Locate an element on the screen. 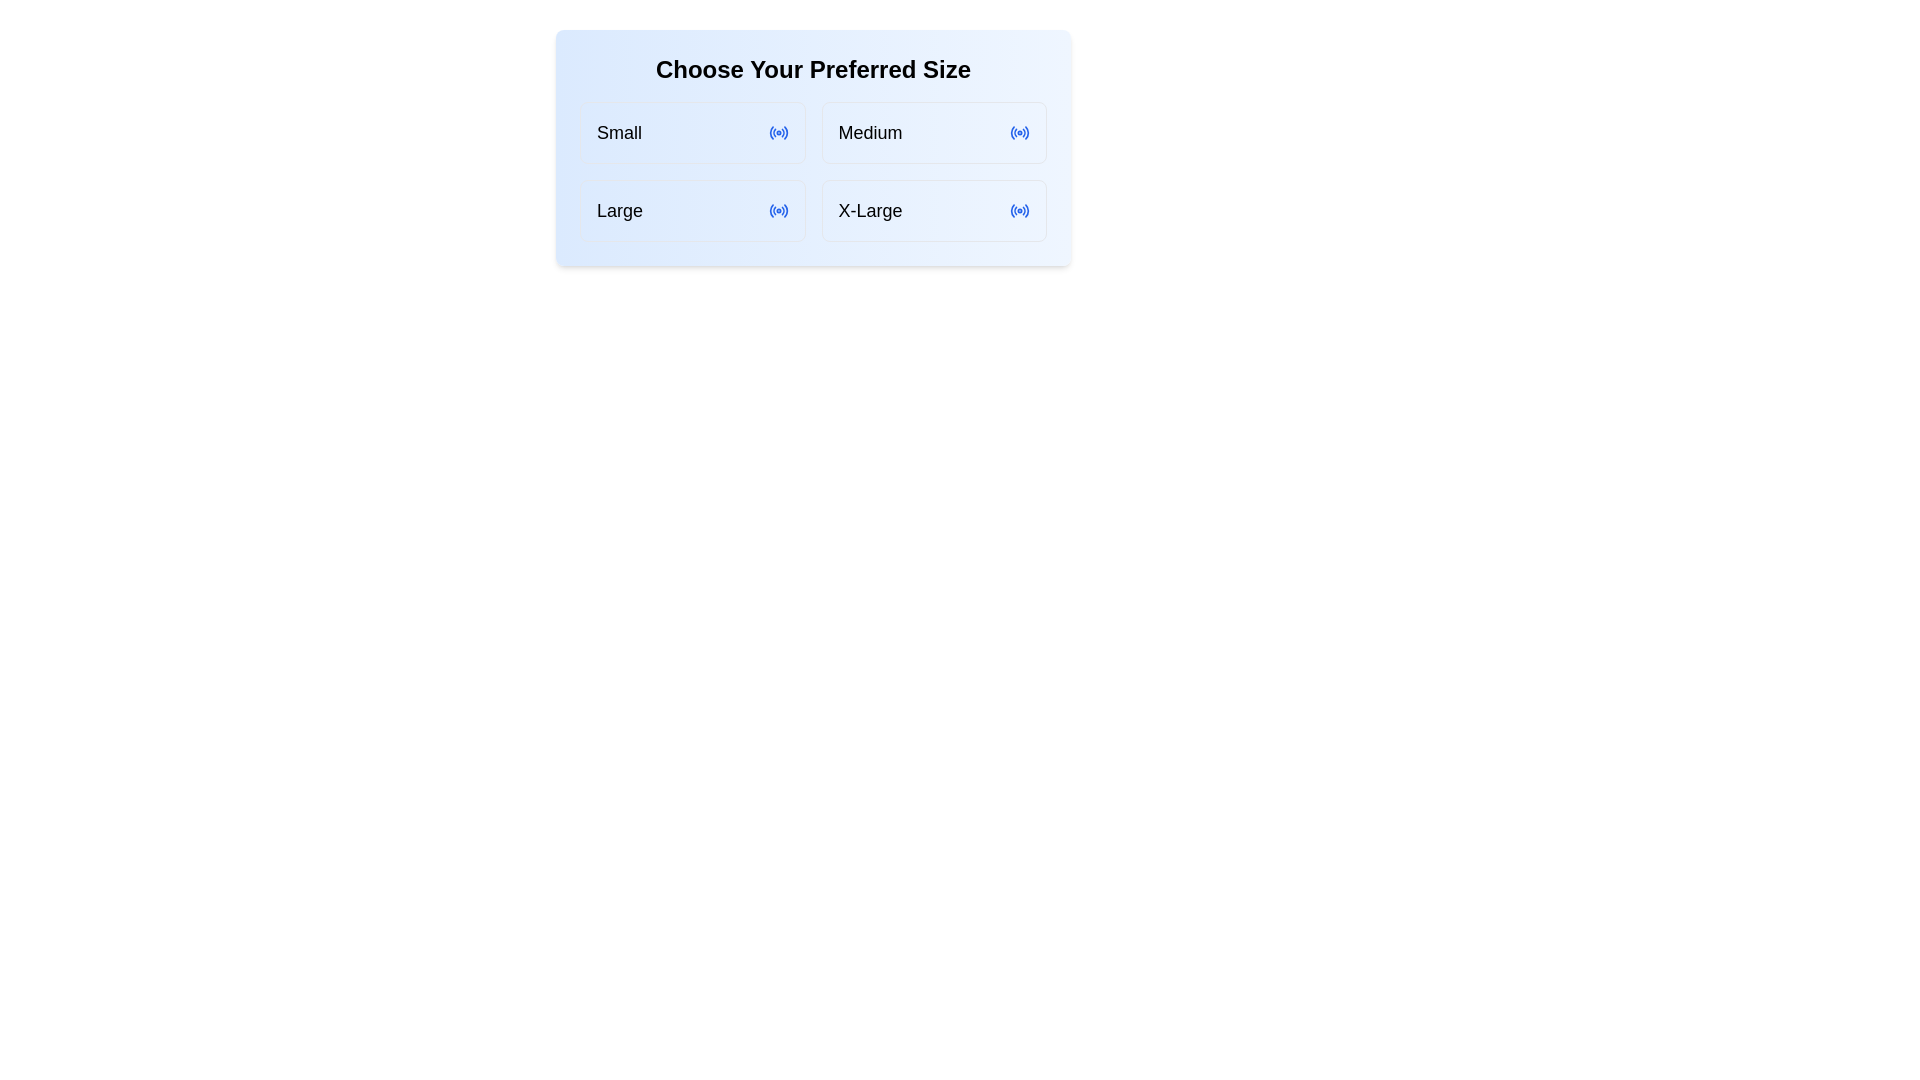 The width and height of the screenshot is (1920, 1080). the radio button icon for the 'X-Large' size option is located at coordinates (1019, 211).